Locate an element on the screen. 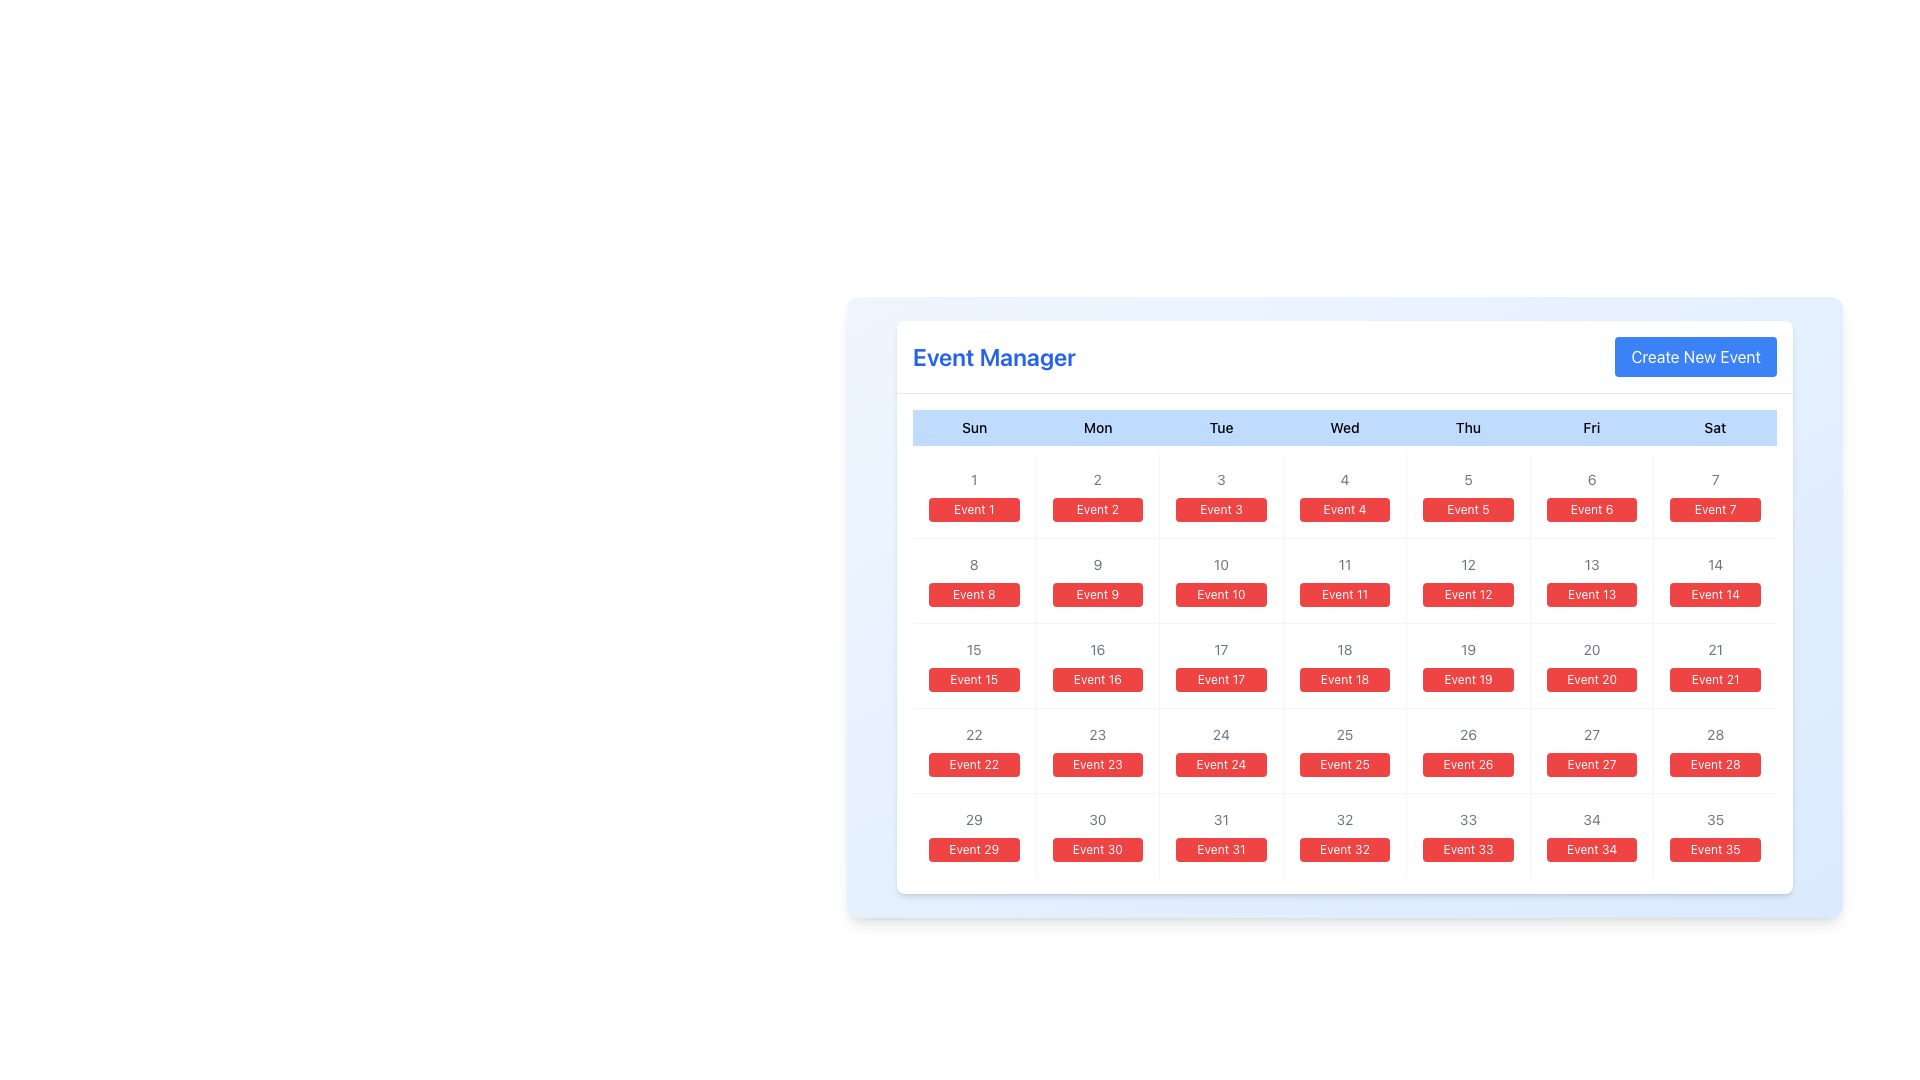 The image size is (1920, 1080). on the Static Text element displaying the number '2' located in the first row under the 'Mon' column is located at coordinates (1096, 479).